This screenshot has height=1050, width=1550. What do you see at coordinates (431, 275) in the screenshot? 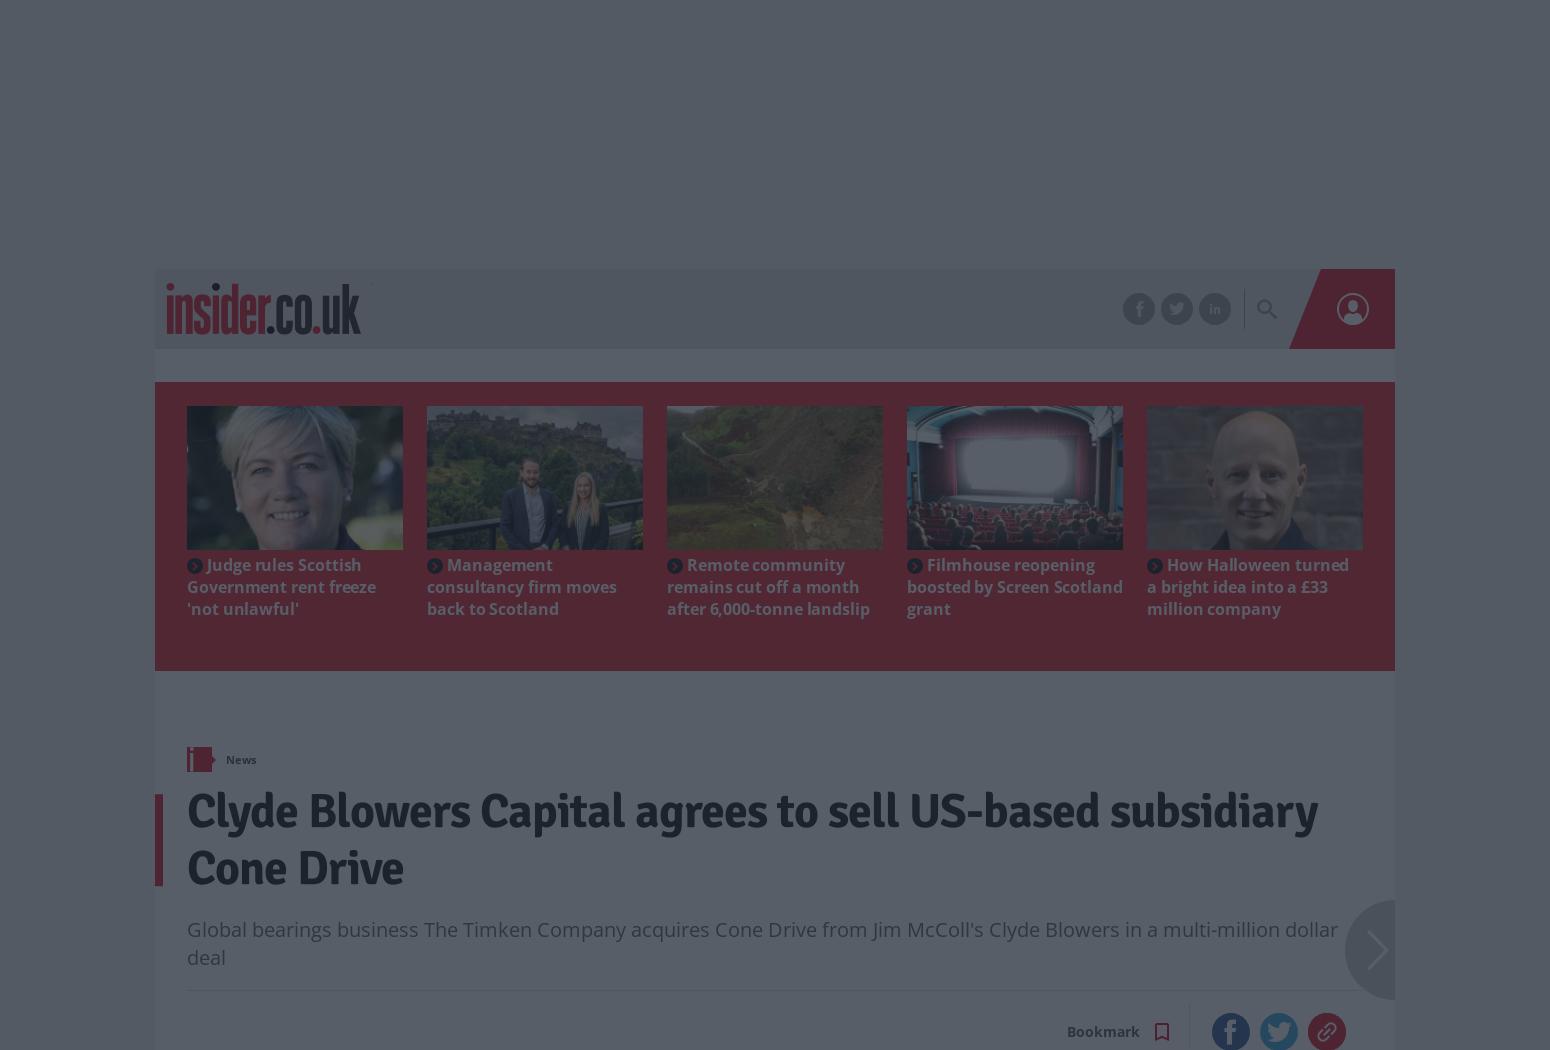
I see `'businessInsider'` at bounding box center [431, 275].